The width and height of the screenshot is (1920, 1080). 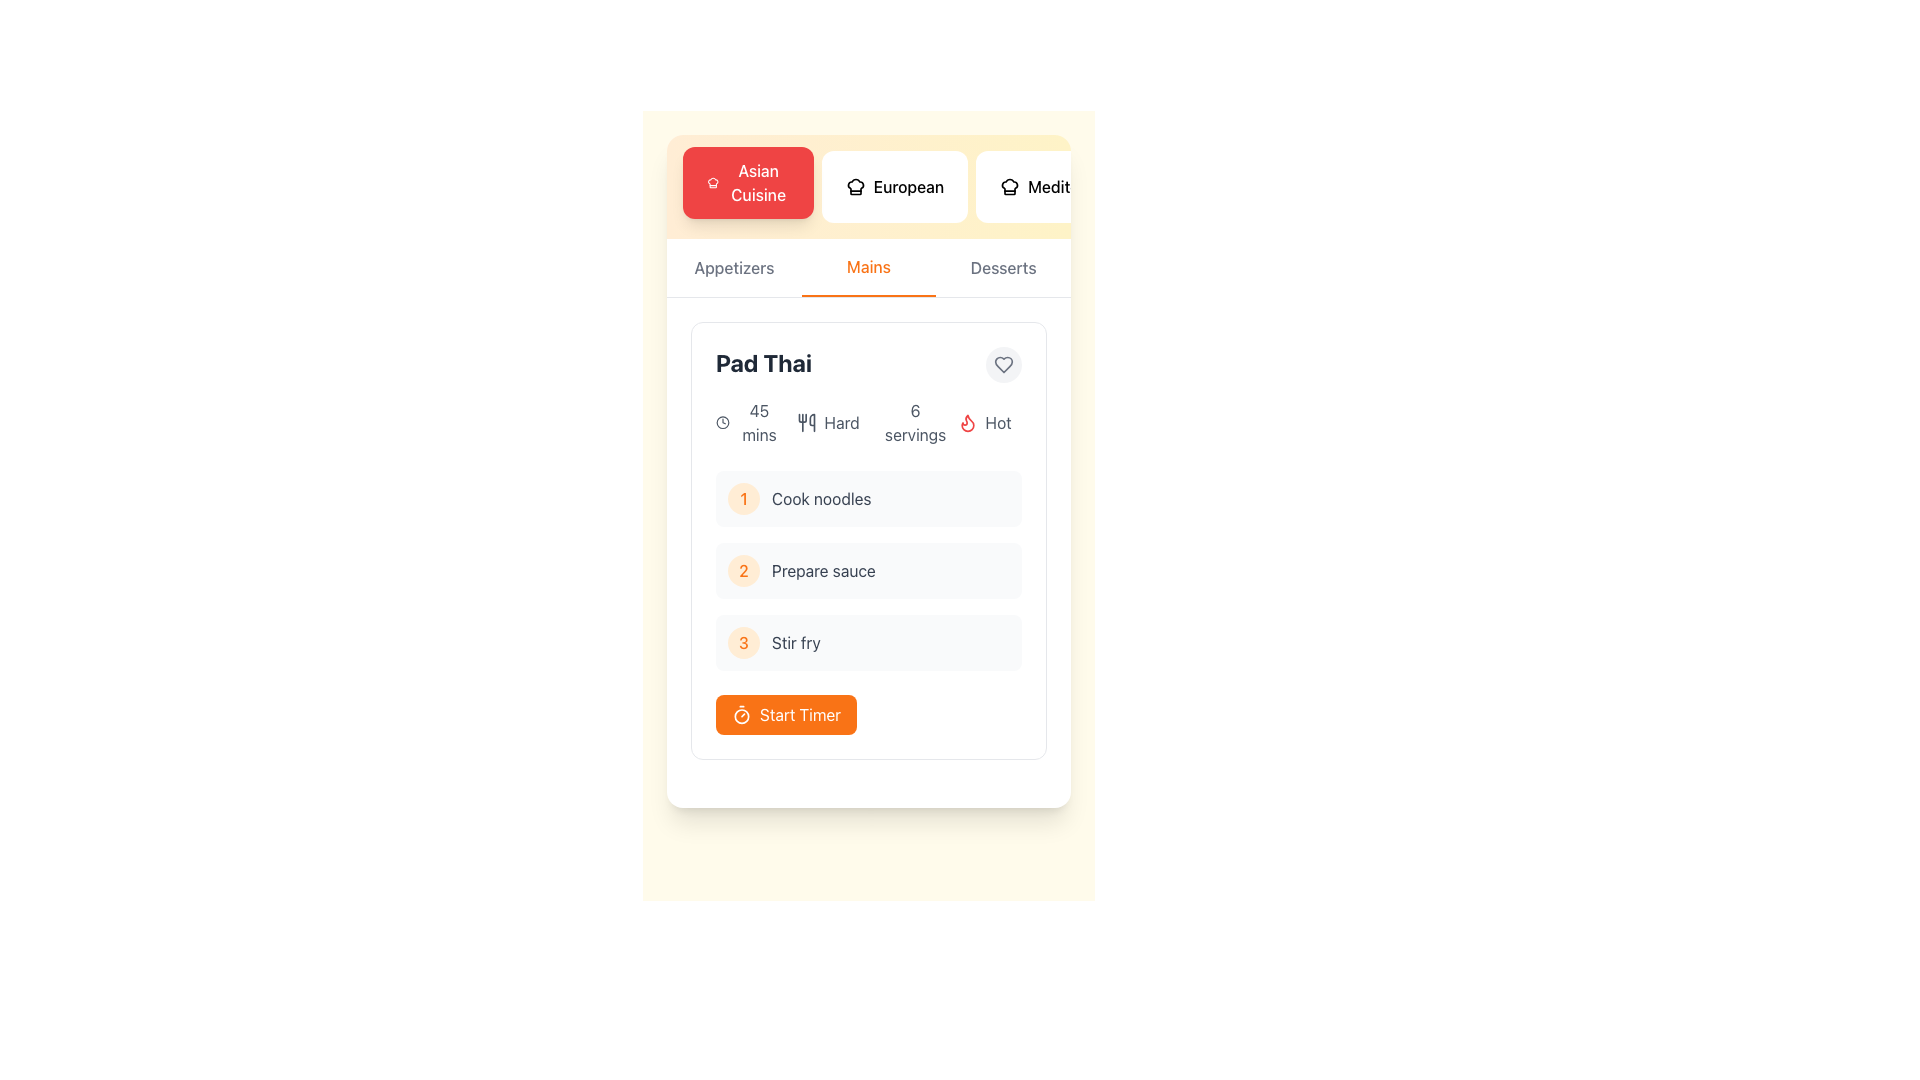 I want to click on the 'Asian Cuisine' button, which is a rectangular button with a red background and white text featuring a chef hat icon, so click(x=747, y=182).